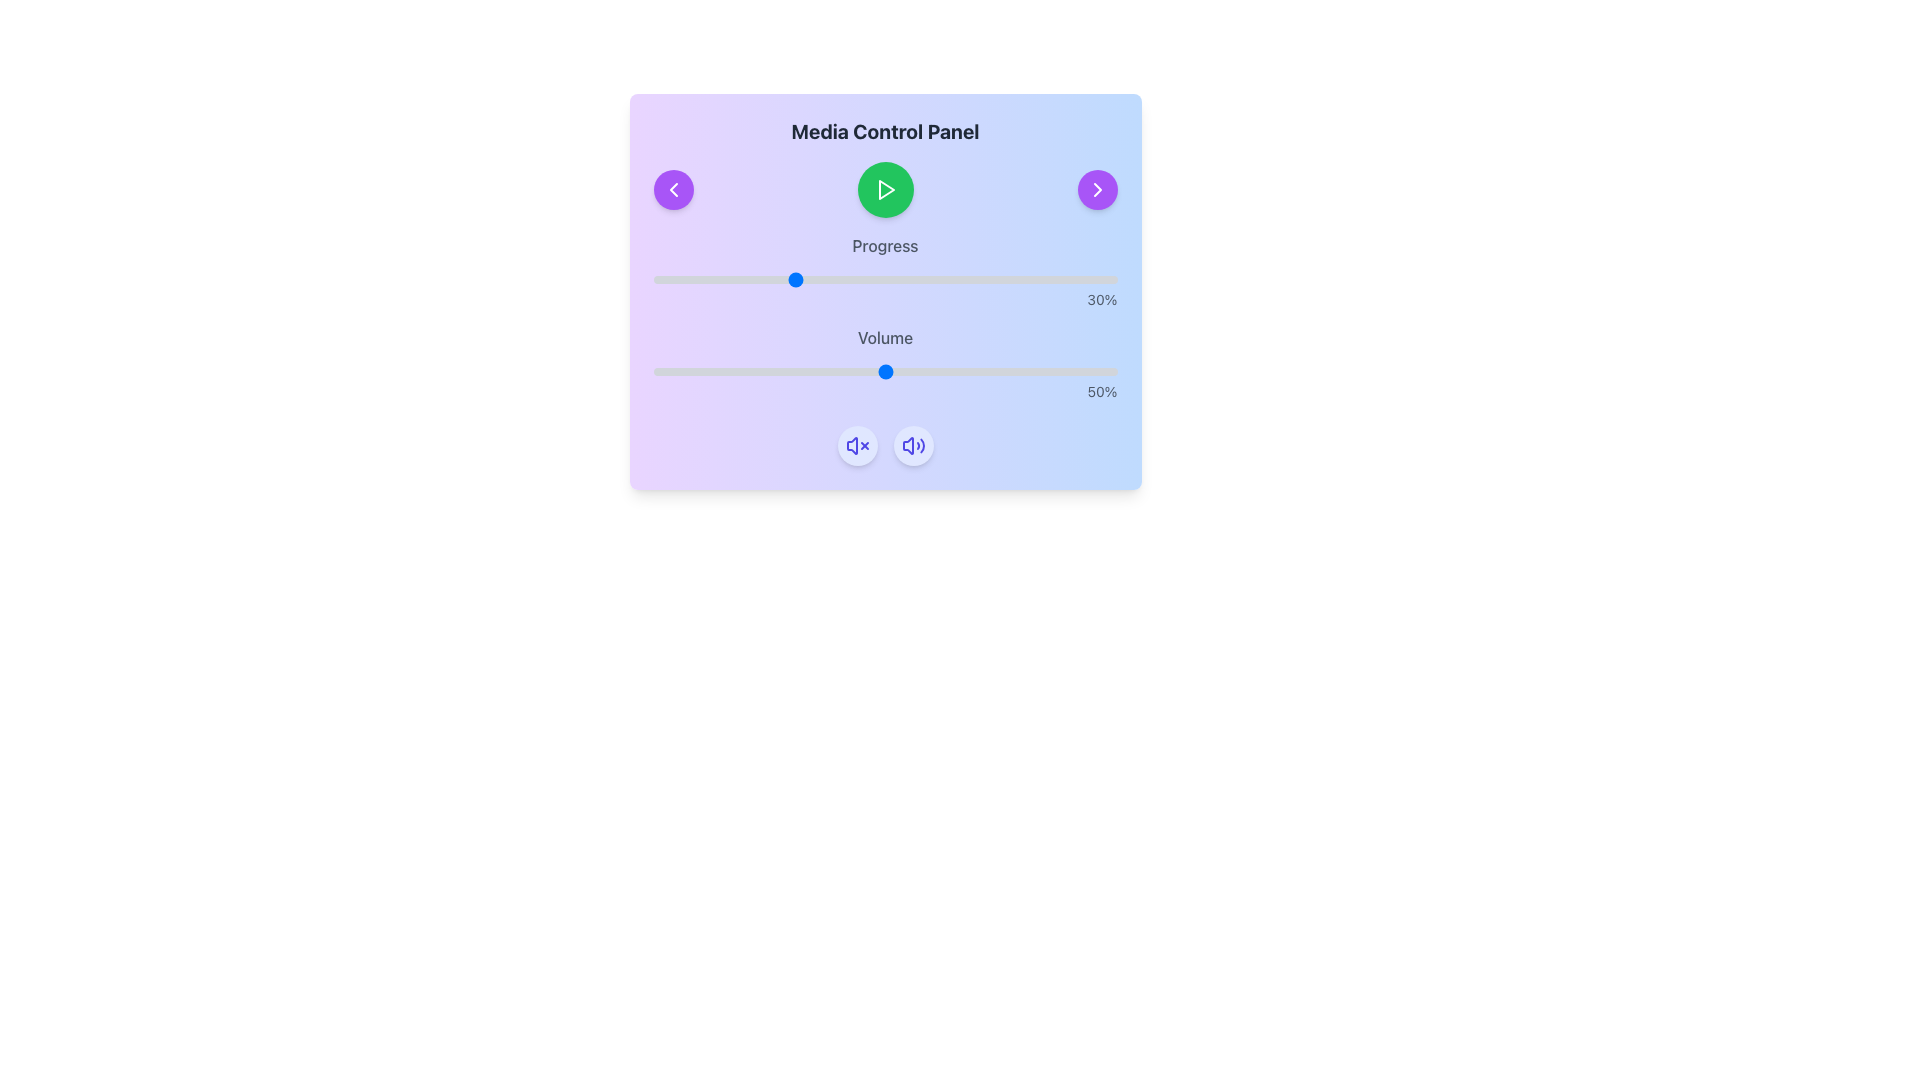 This screenshot has width=1920, height=1080. Describe the element at coordinates (1024, 280) in the screenshot. I see `progress` at that location.